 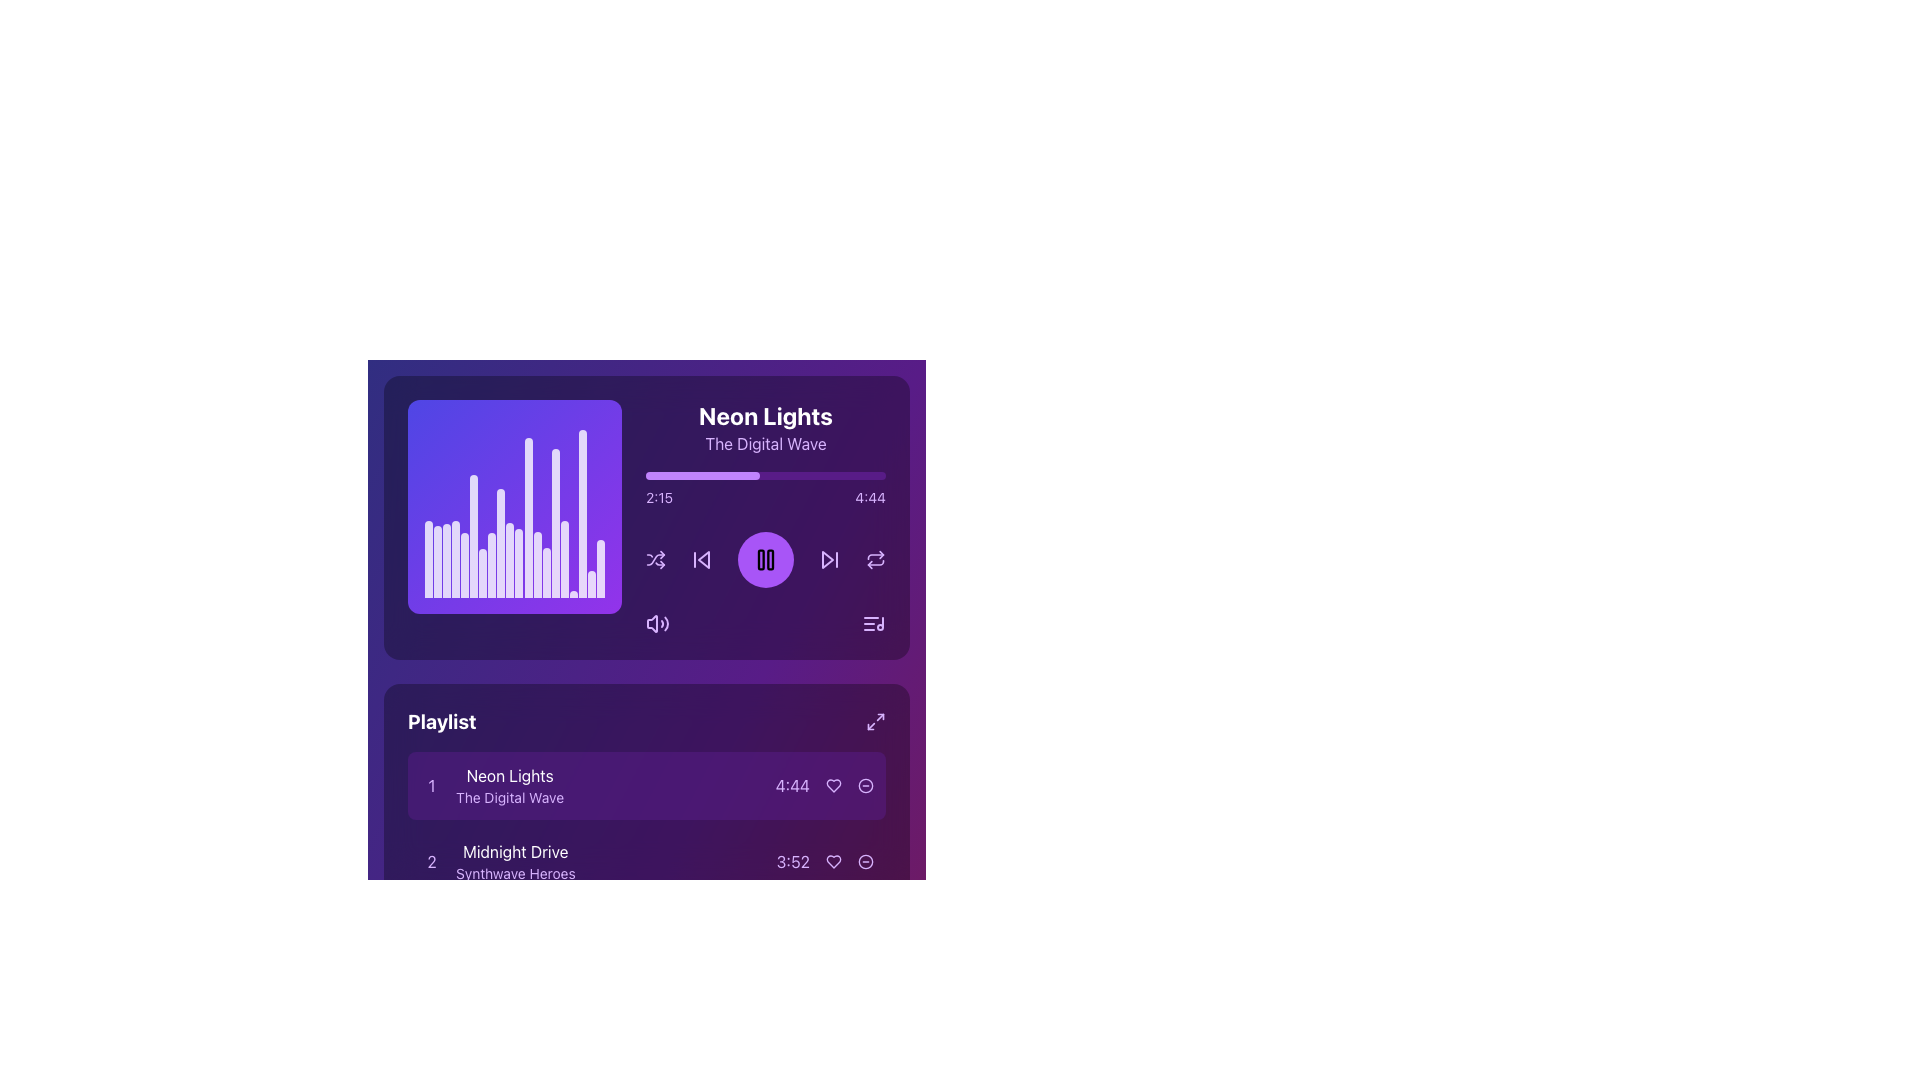 I want to click on the height changes of the eleventh bar from the left in the sound visualizer, which is located beneath the 'Neon Lights - The Digital Wave' title section, so click(x=519, y=563).